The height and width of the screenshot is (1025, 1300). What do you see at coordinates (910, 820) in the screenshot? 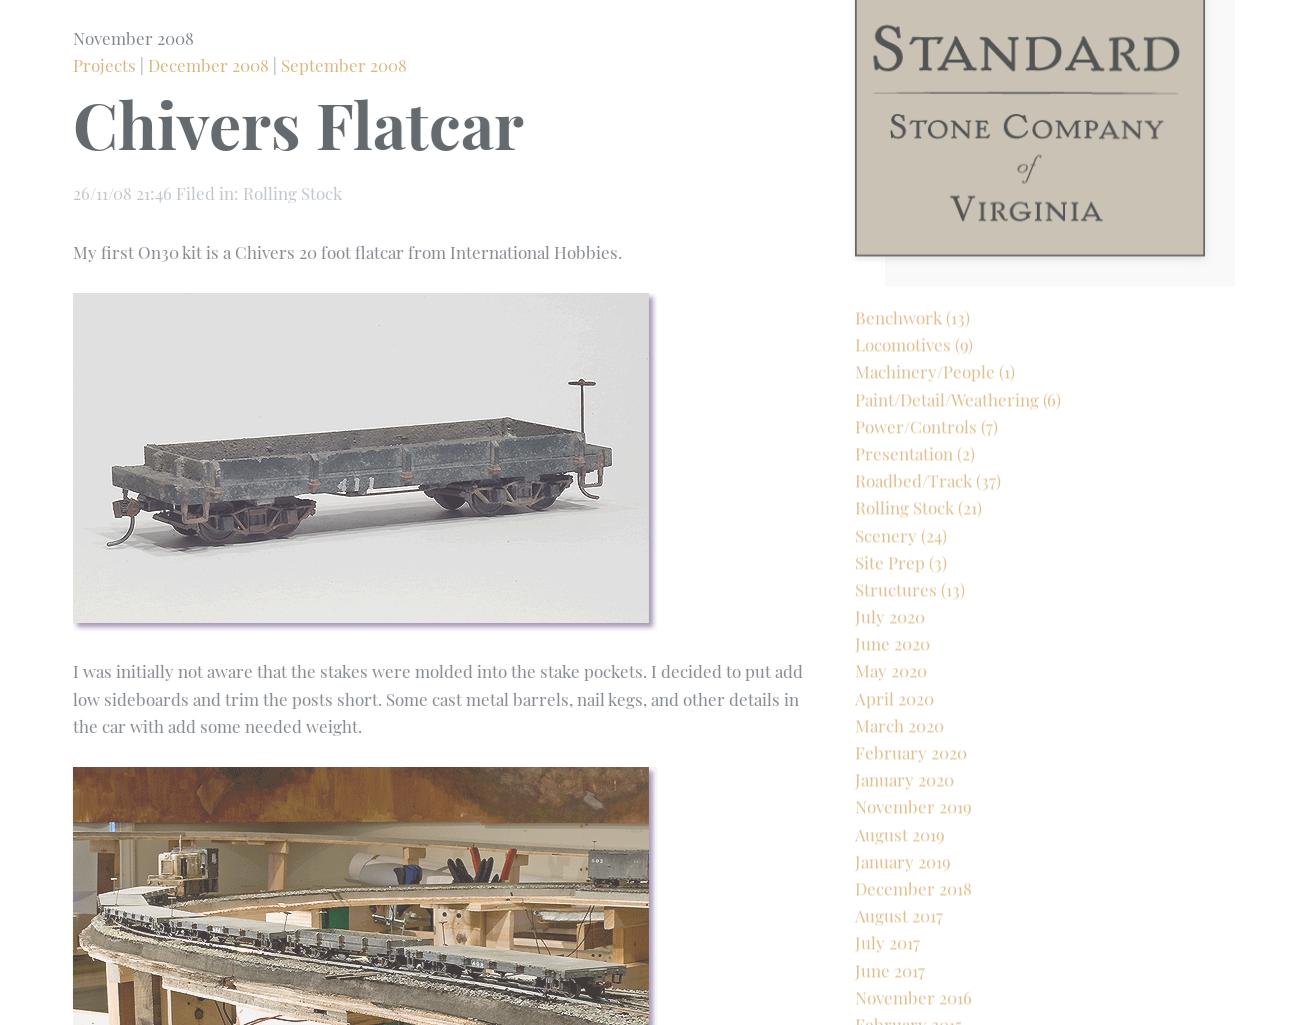
I see `'February 2020'` at bounding box center [910, 820].